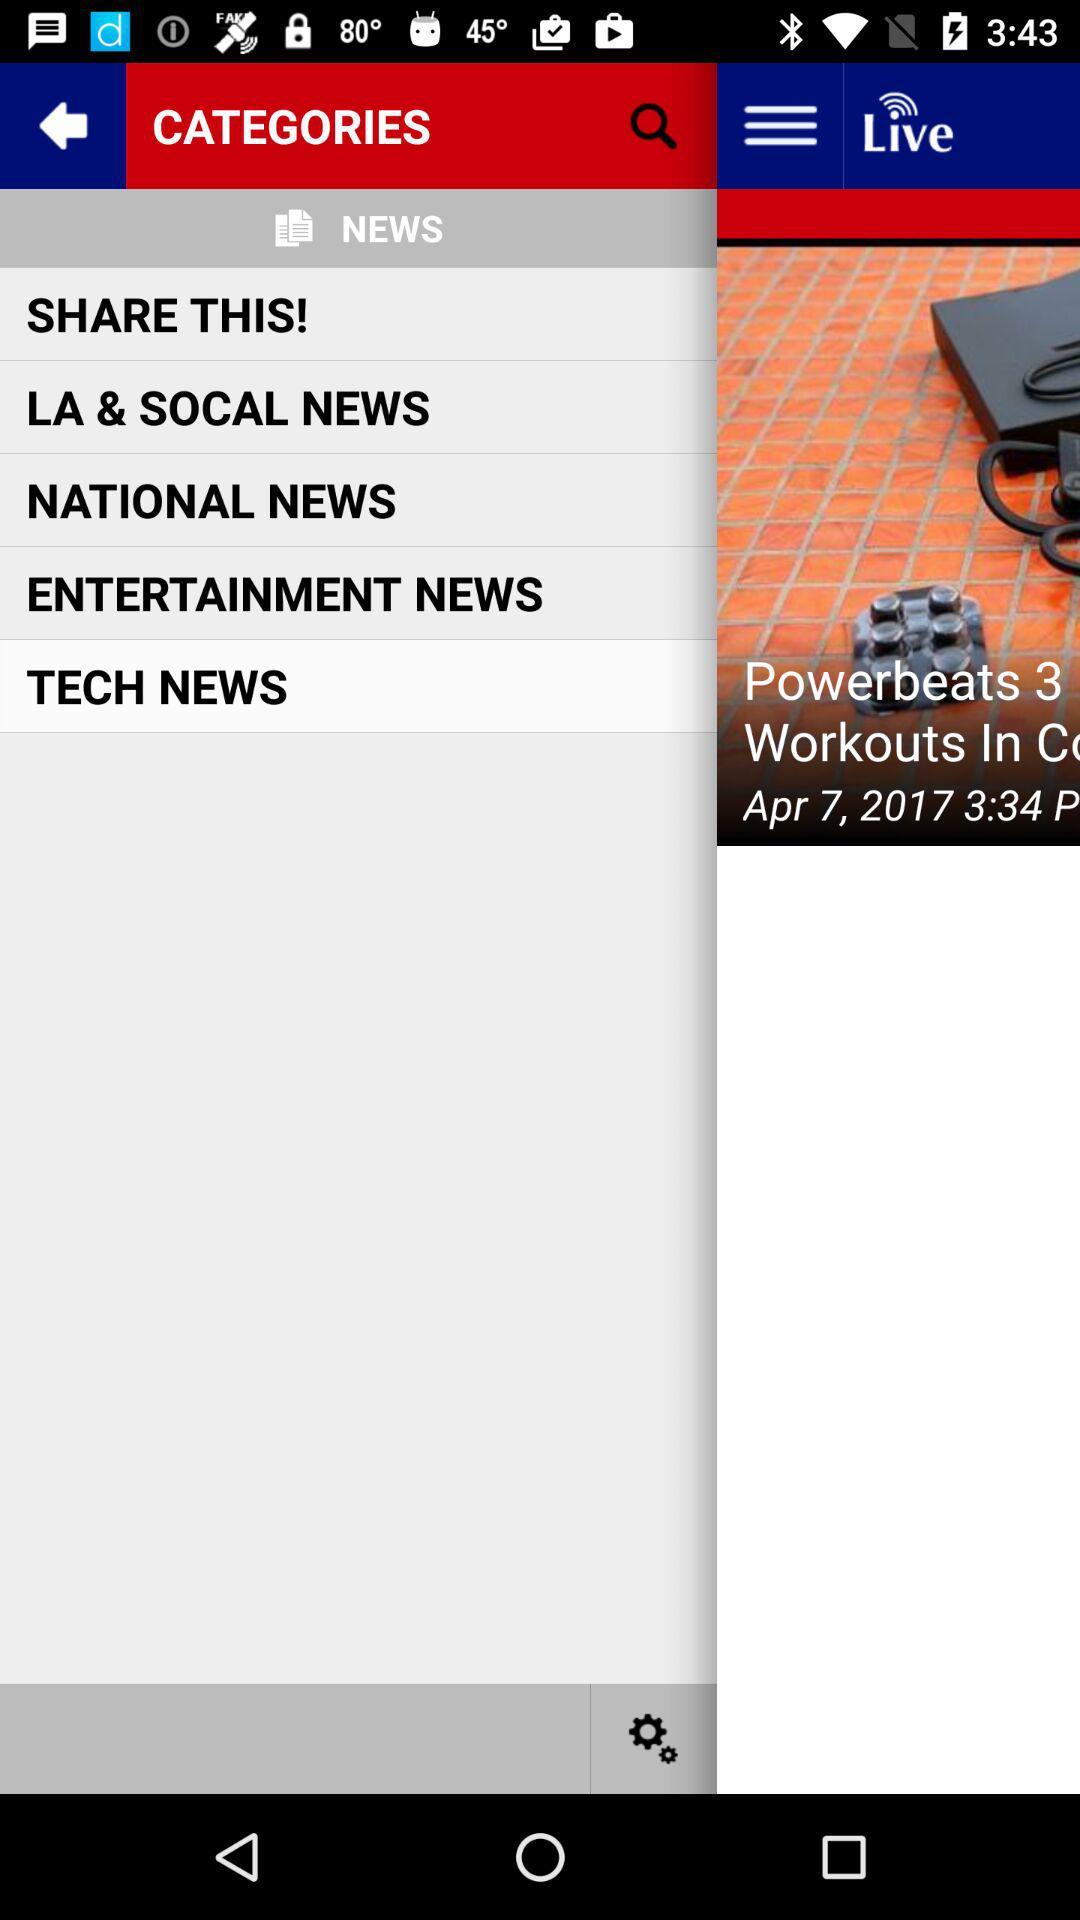 The image size is (1080, 1920). Describe the element at coordinates (211, 499) in the screenshot. I see `item below la & socal news icon` at that location.